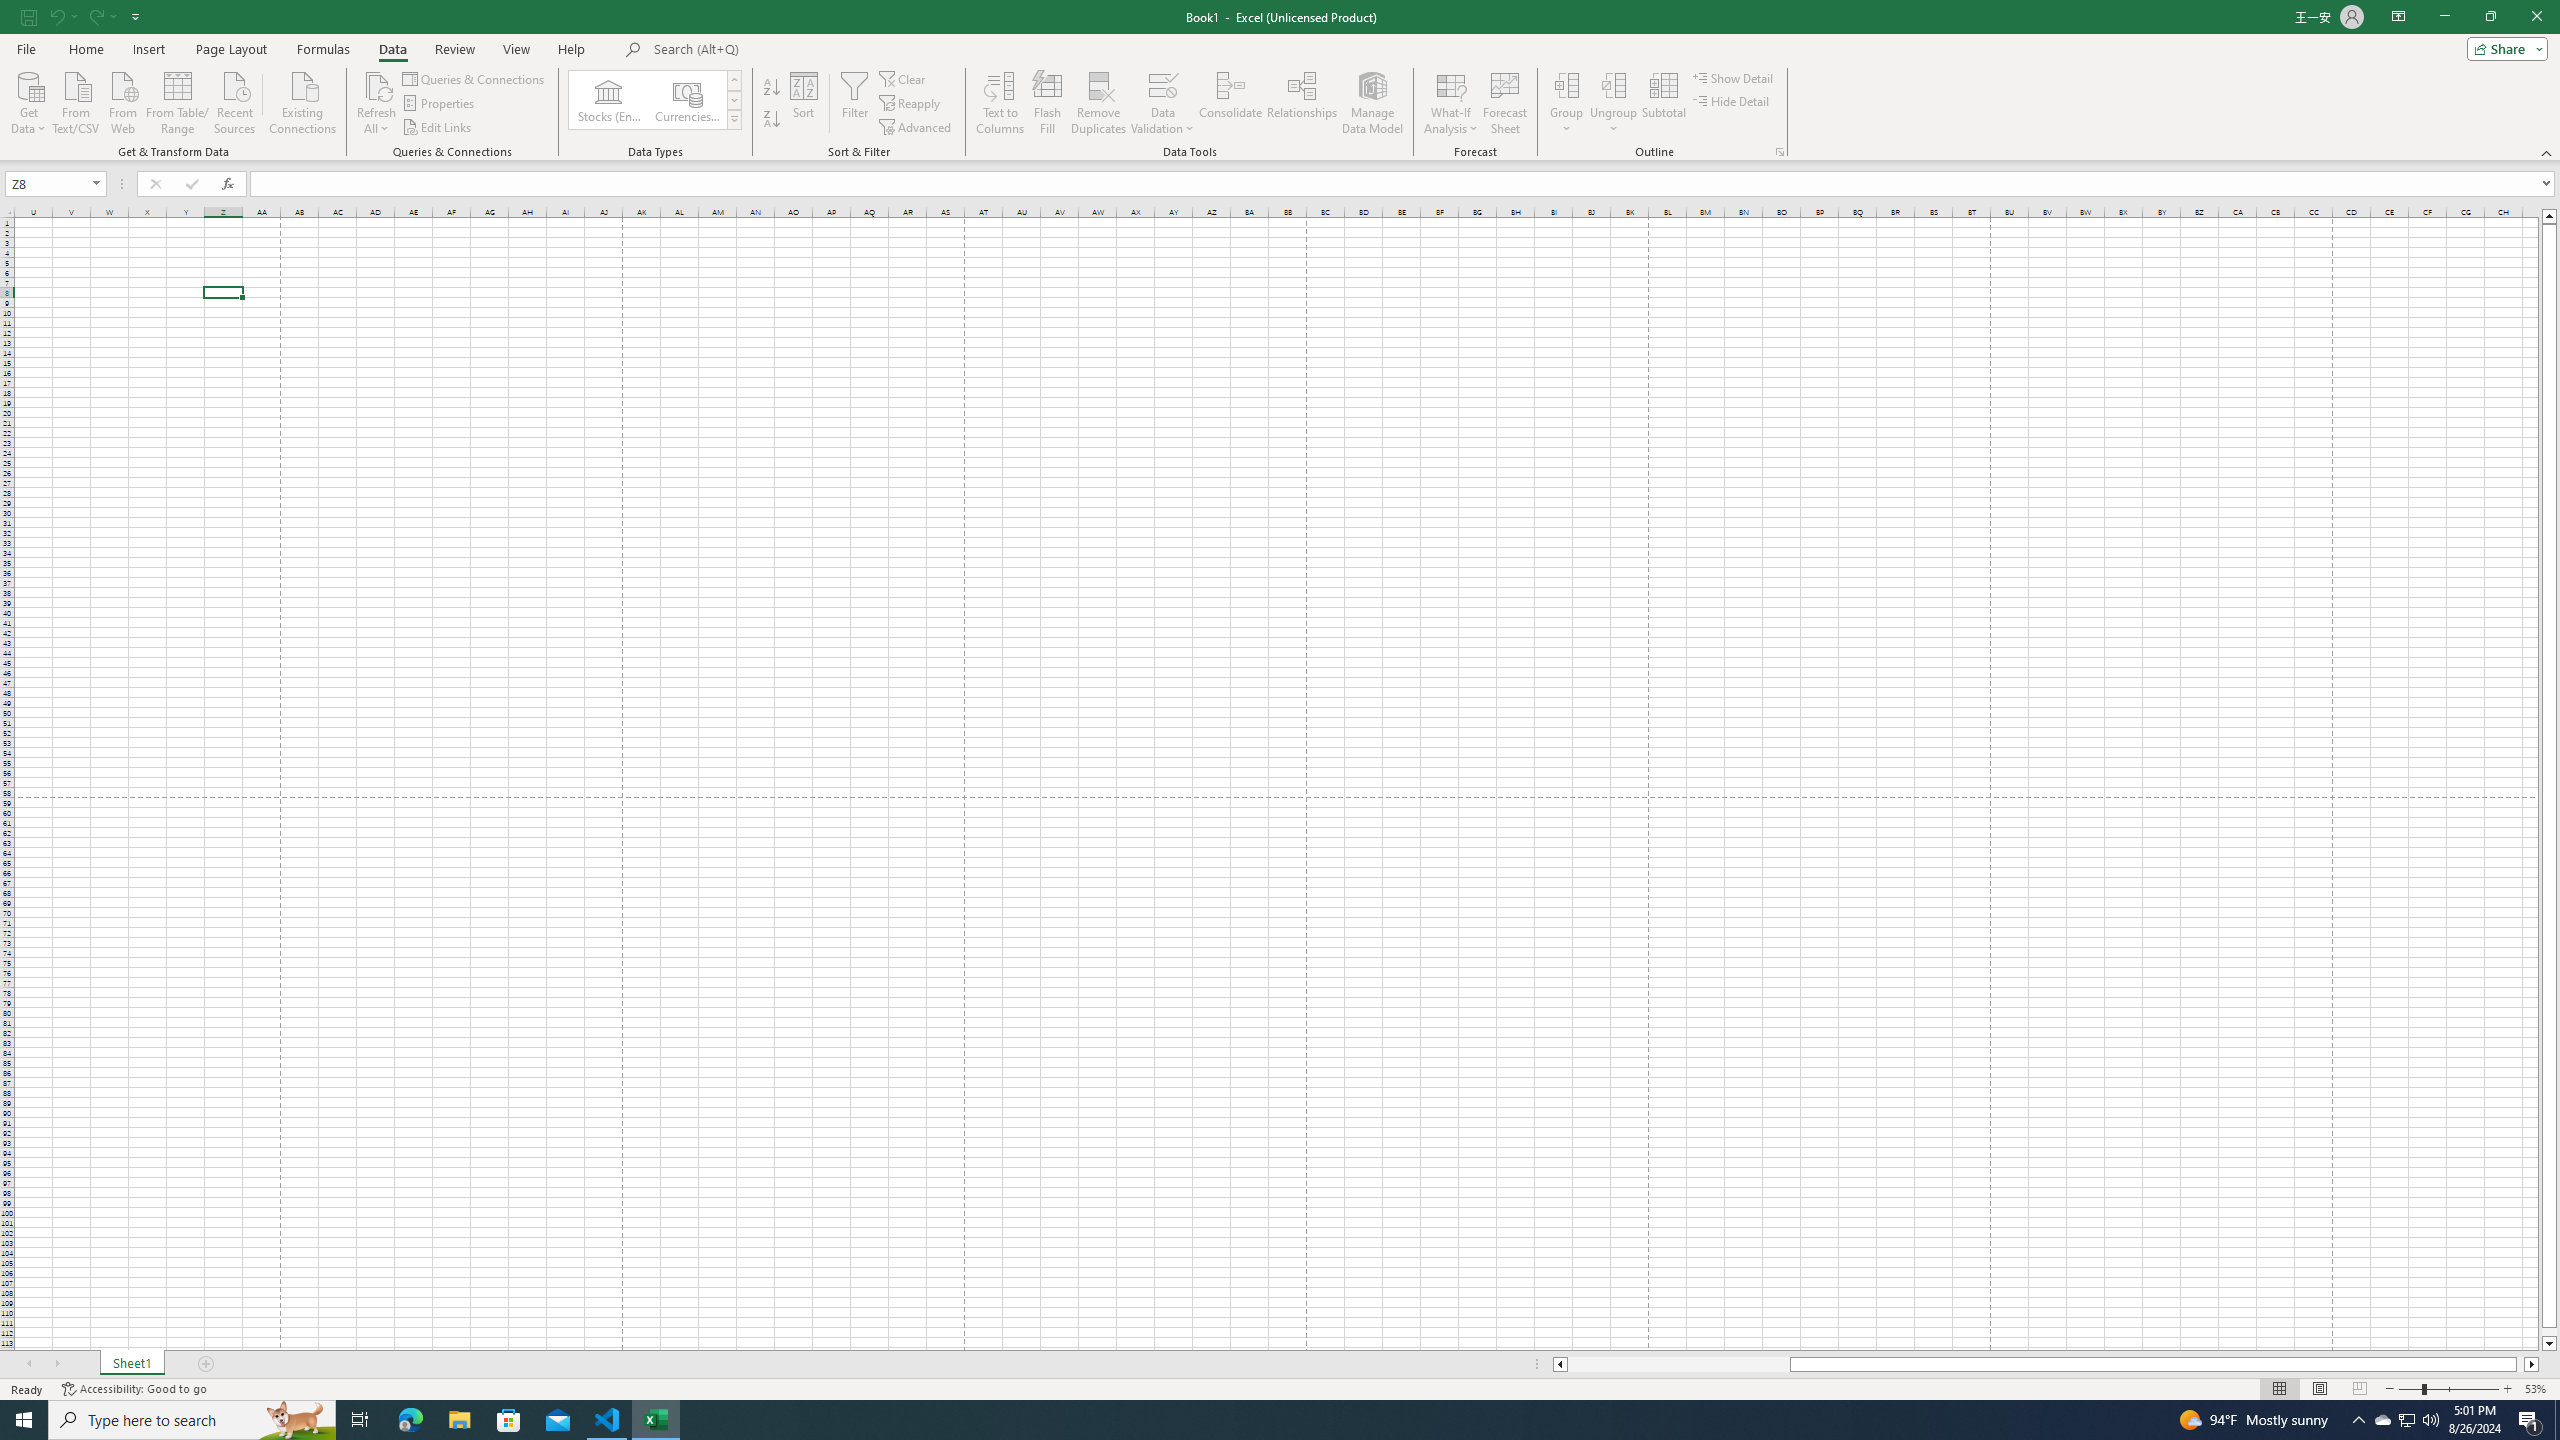  What do you see at coordinates (998, 103) in the screenshot?
I see `'Text to Columns...'` at bounding box center [998, 103].